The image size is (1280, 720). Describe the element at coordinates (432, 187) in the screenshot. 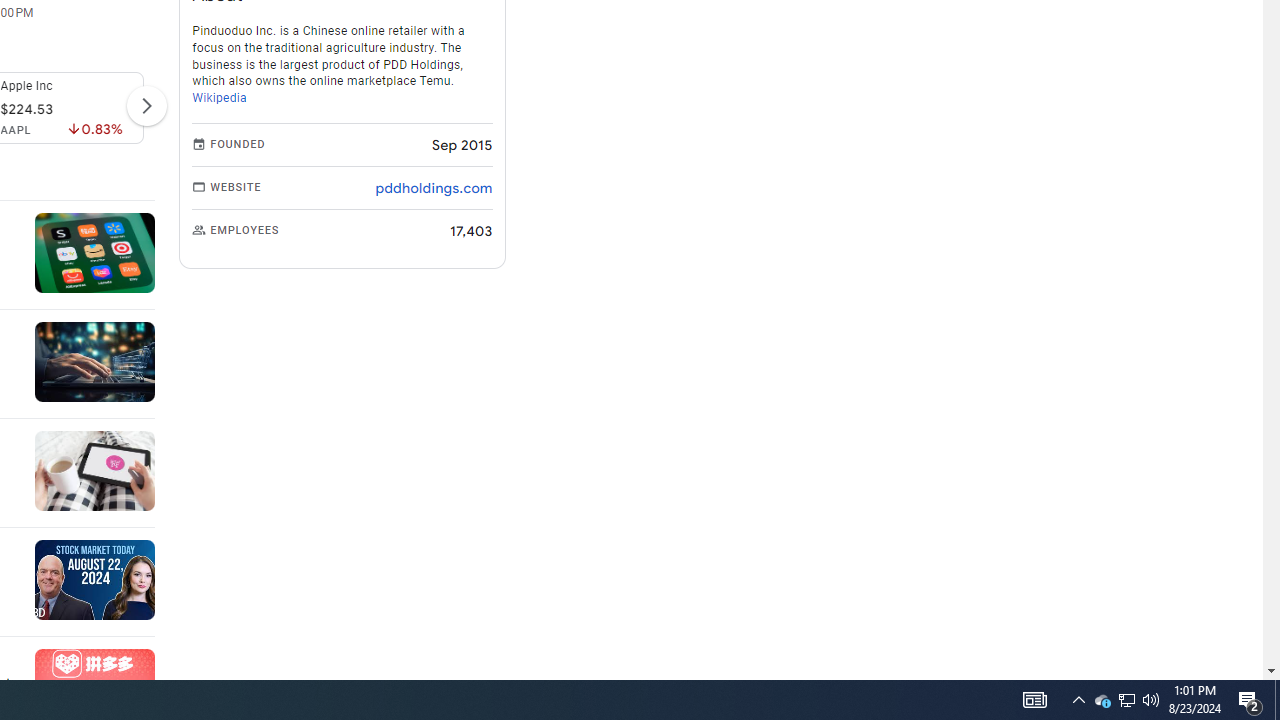

I see `'pddholdings.com'` at that location.